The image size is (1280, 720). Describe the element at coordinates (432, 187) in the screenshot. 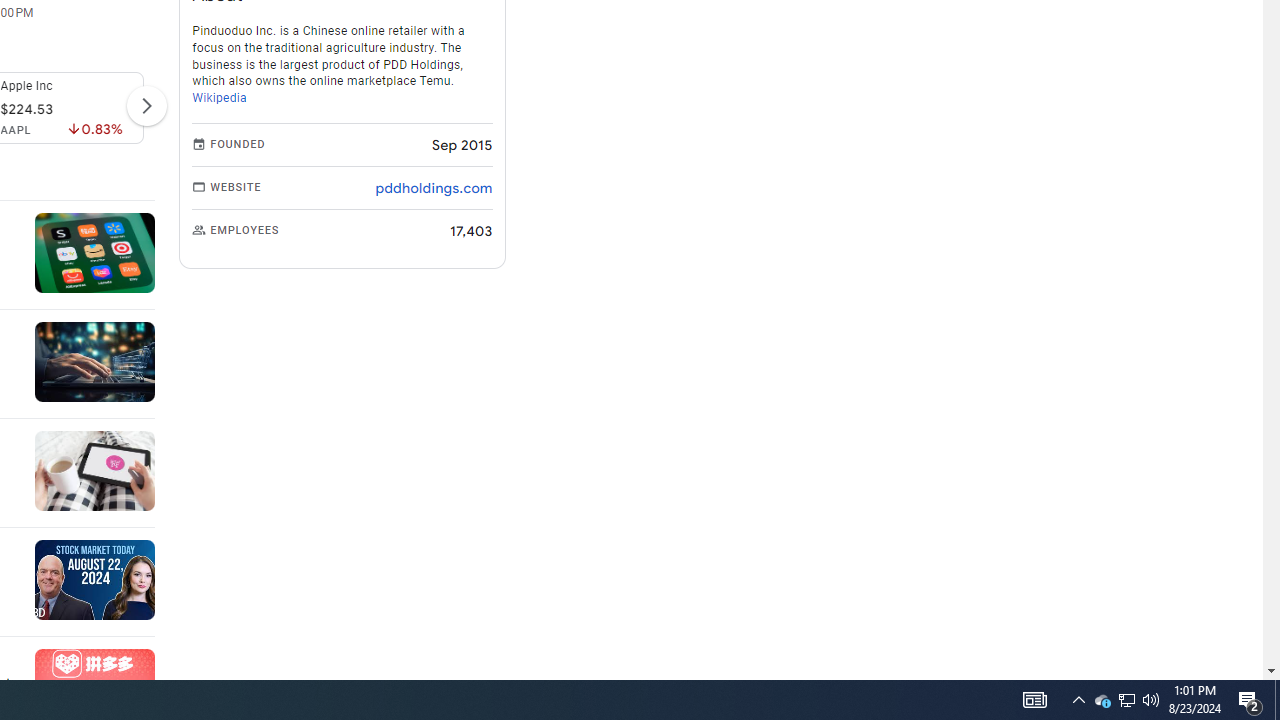

I see `'pddholdings.com'` at that location.